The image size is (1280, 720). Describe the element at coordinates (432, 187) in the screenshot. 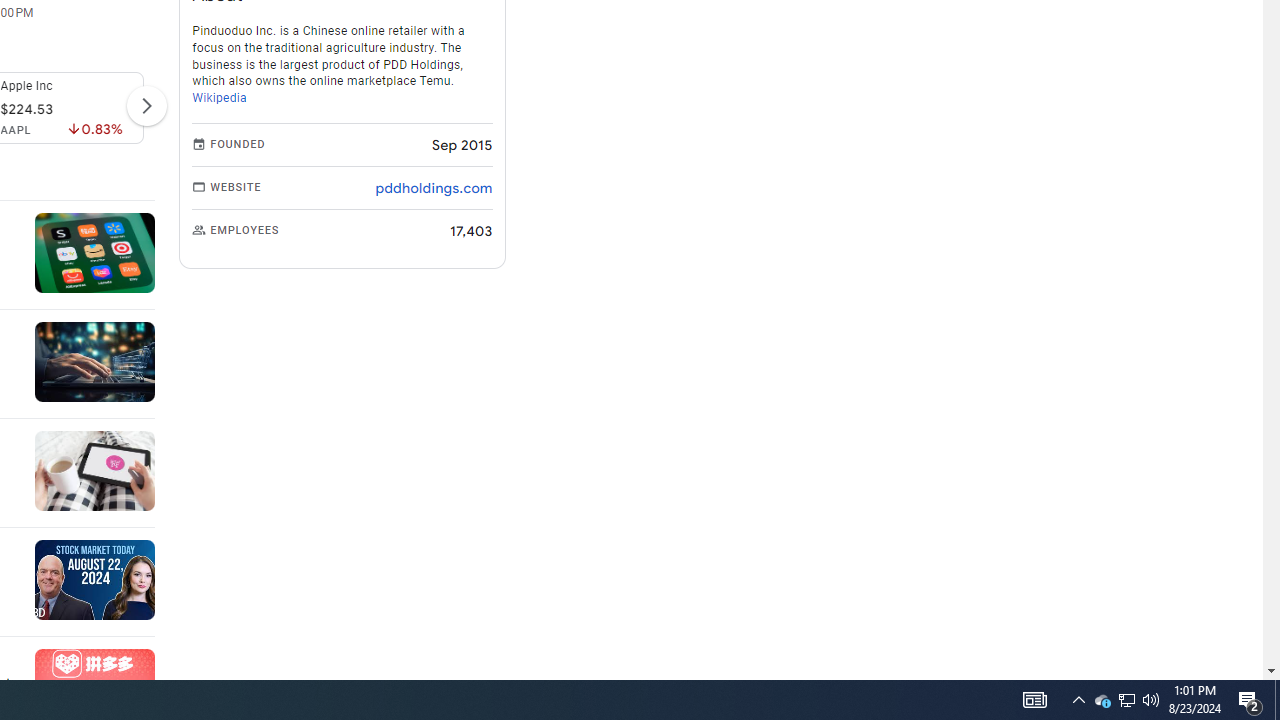

I see `'pddholdings.com'` at that location.